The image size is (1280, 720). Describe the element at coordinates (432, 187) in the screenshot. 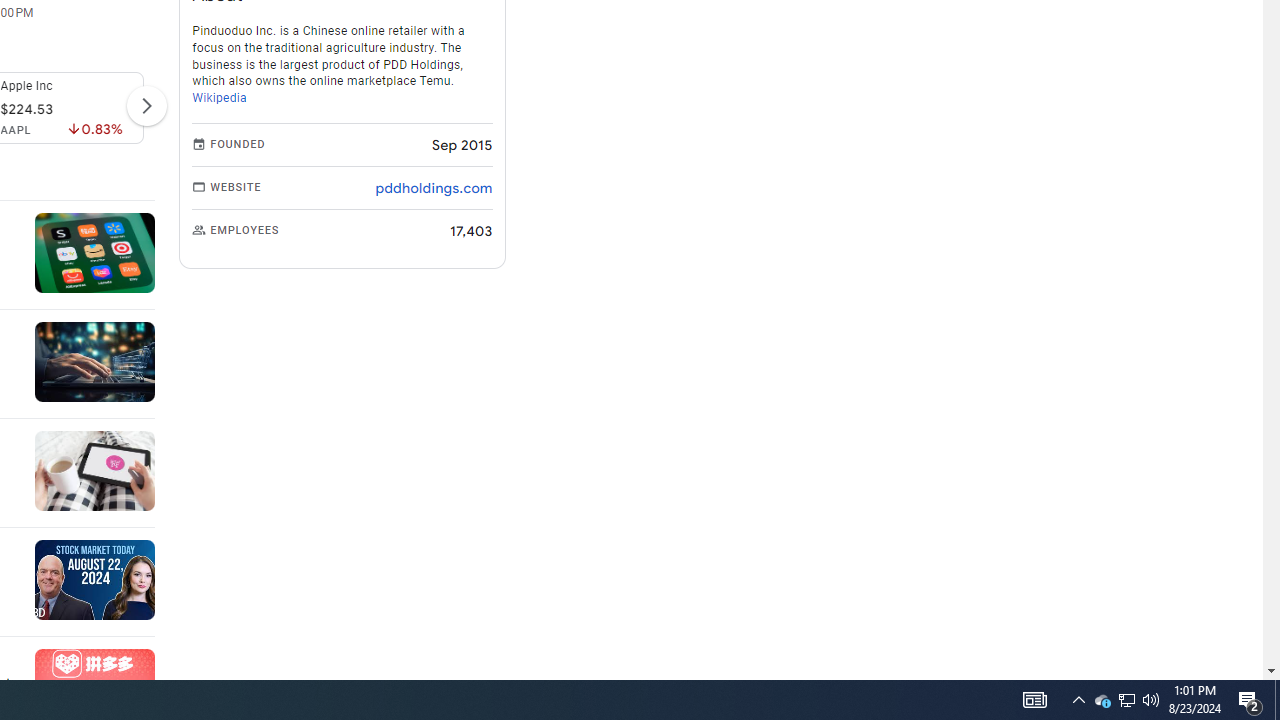

I see `'pddholdings.com'` at that location.